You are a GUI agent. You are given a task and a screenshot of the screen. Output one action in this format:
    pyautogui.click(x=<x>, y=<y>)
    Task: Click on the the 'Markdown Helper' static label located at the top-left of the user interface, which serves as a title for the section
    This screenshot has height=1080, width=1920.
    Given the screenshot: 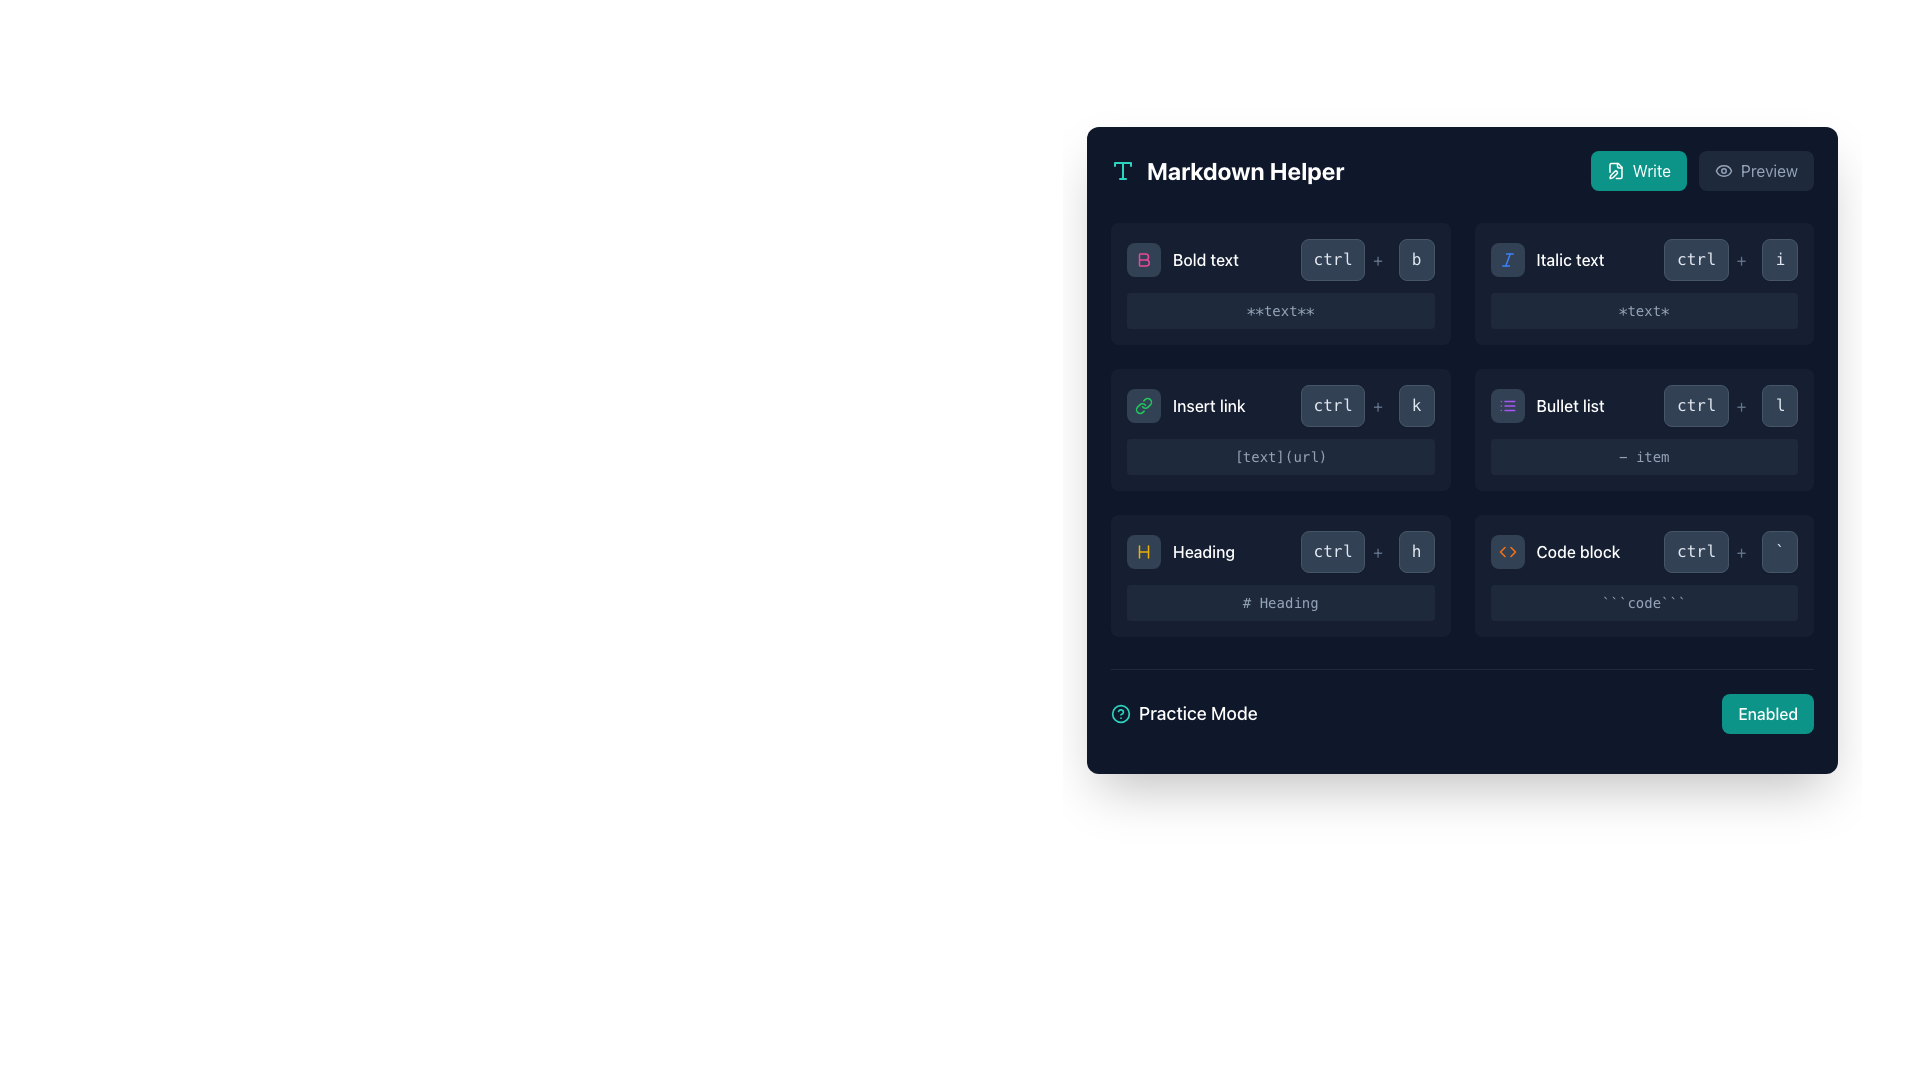 What is the action you would take?
    pyautogui.click(x=1226, y=169)
    